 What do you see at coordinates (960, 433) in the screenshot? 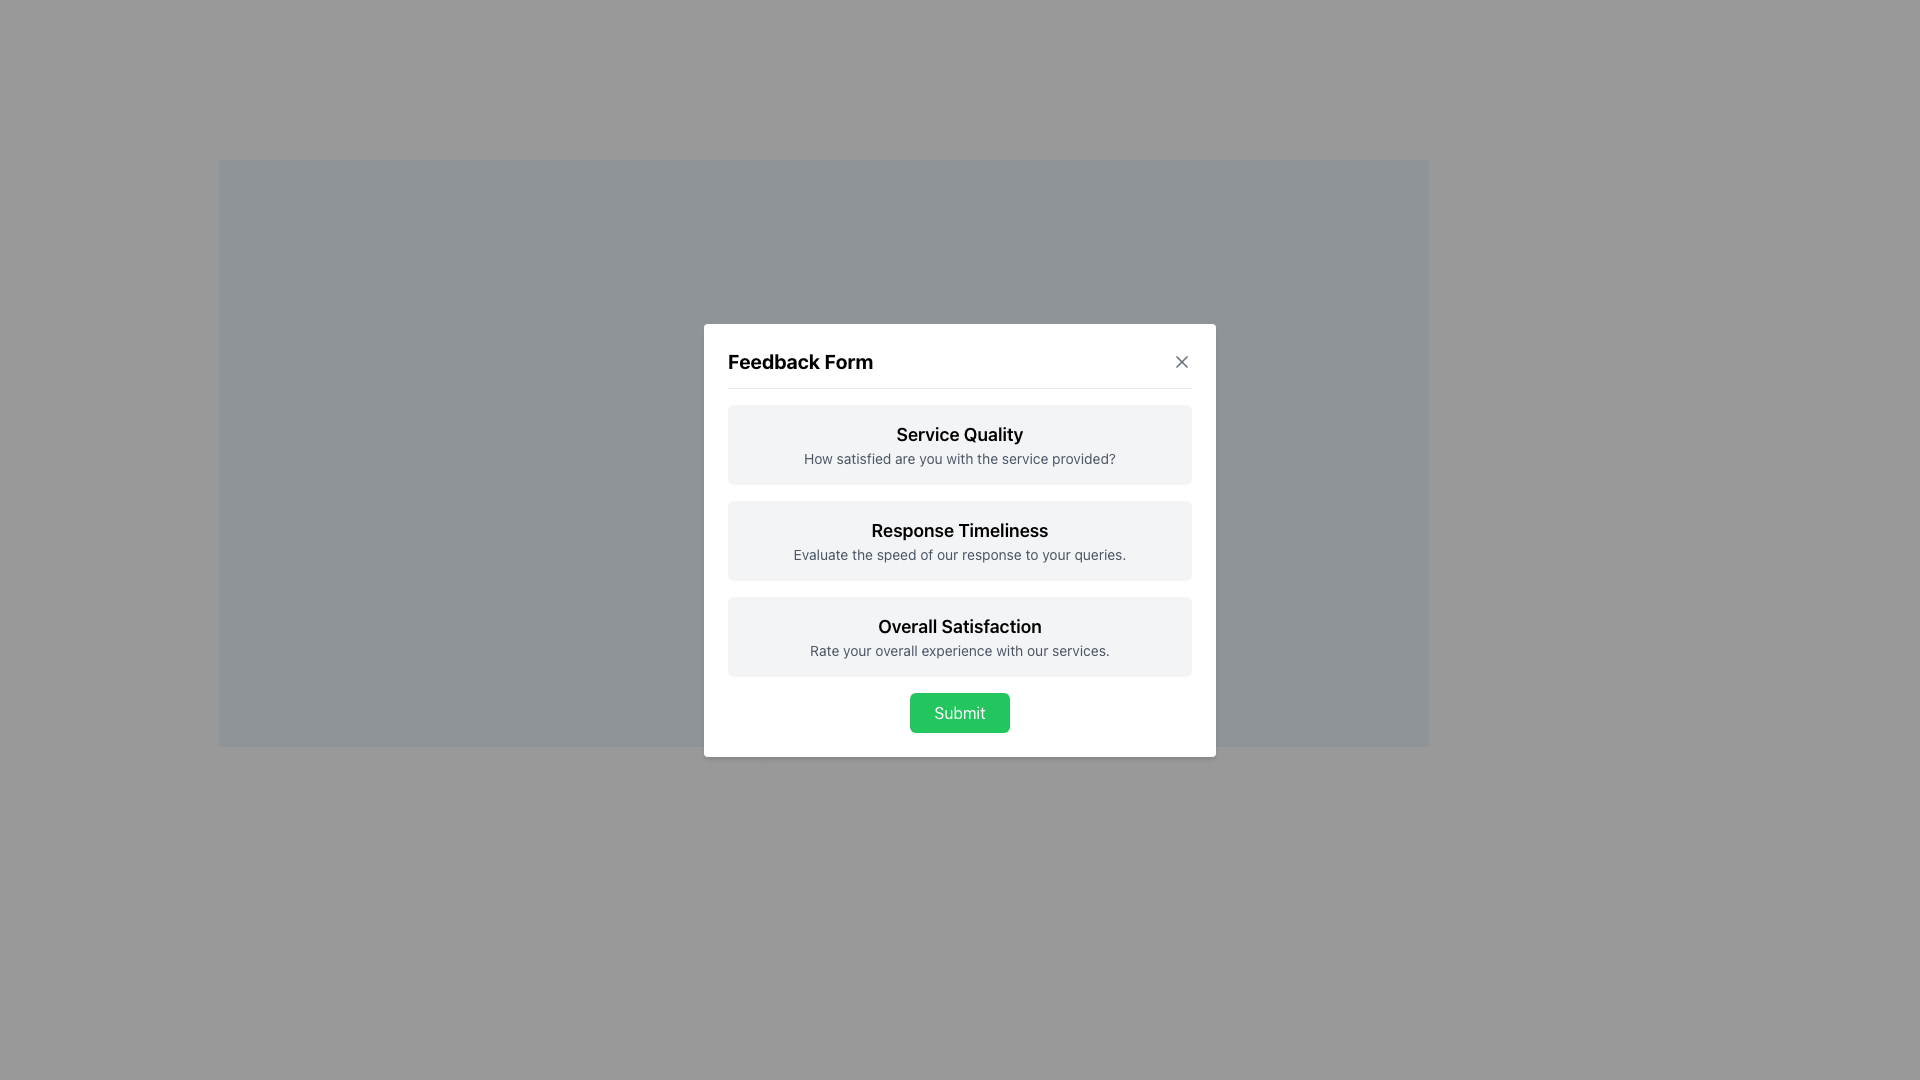
I see `the bold, large-font text label displaying 'Service Quality', which is centrally aligned and located above the question 'How satisfied are you with the service provided?'` at bounding box center [960, 433].